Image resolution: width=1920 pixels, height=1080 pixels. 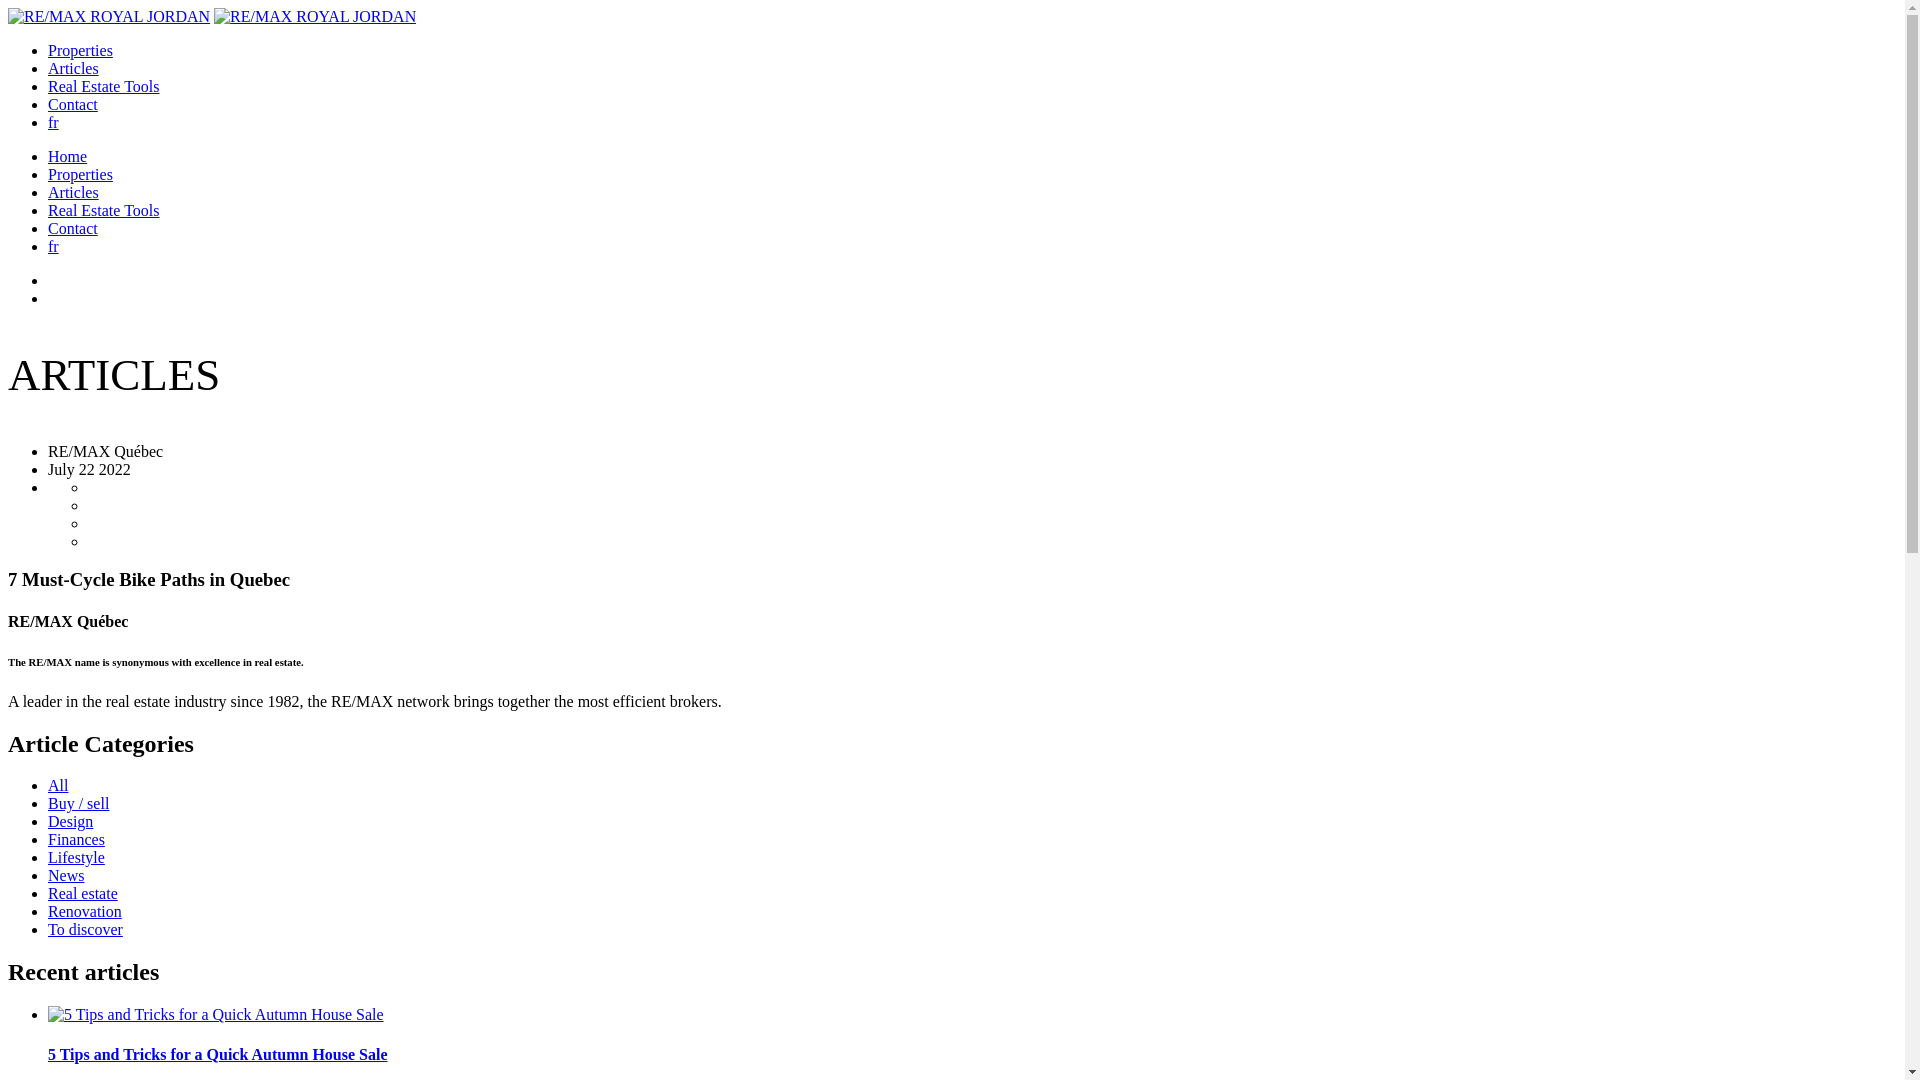 What do you see at coordinates (48, 173) in the screenshot?
I see `'Properties'` at bounding box center [48, 173].